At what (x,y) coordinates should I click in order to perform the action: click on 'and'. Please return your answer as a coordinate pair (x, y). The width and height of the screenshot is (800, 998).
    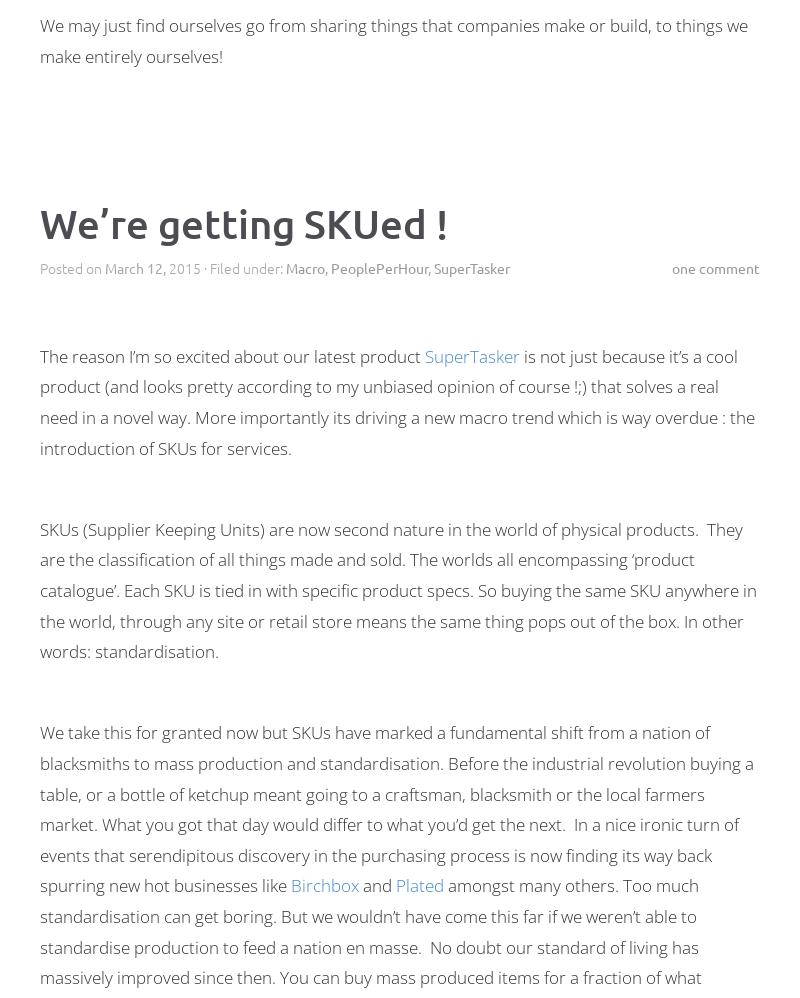
    Looking at the image, I should click on (376, 884).